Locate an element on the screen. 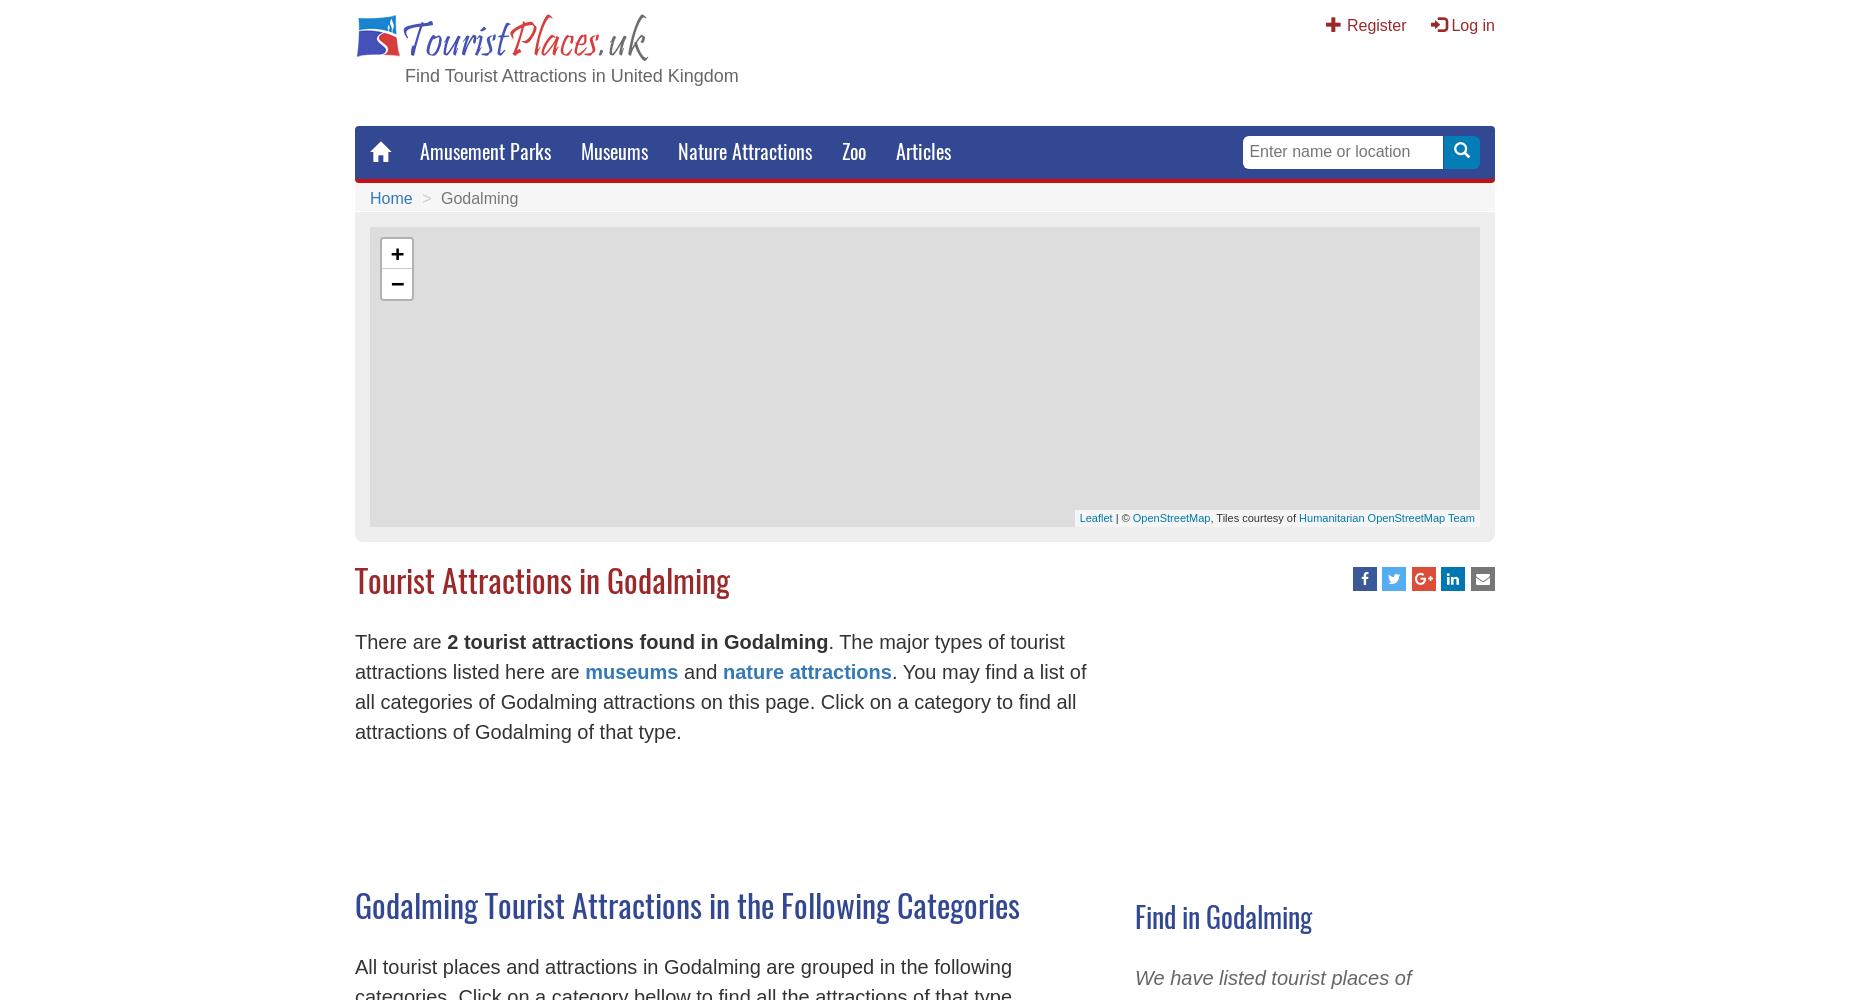 The height and width of the screenshot is (1000, 1850). 'Register' is located at coordinates (1375, 25).